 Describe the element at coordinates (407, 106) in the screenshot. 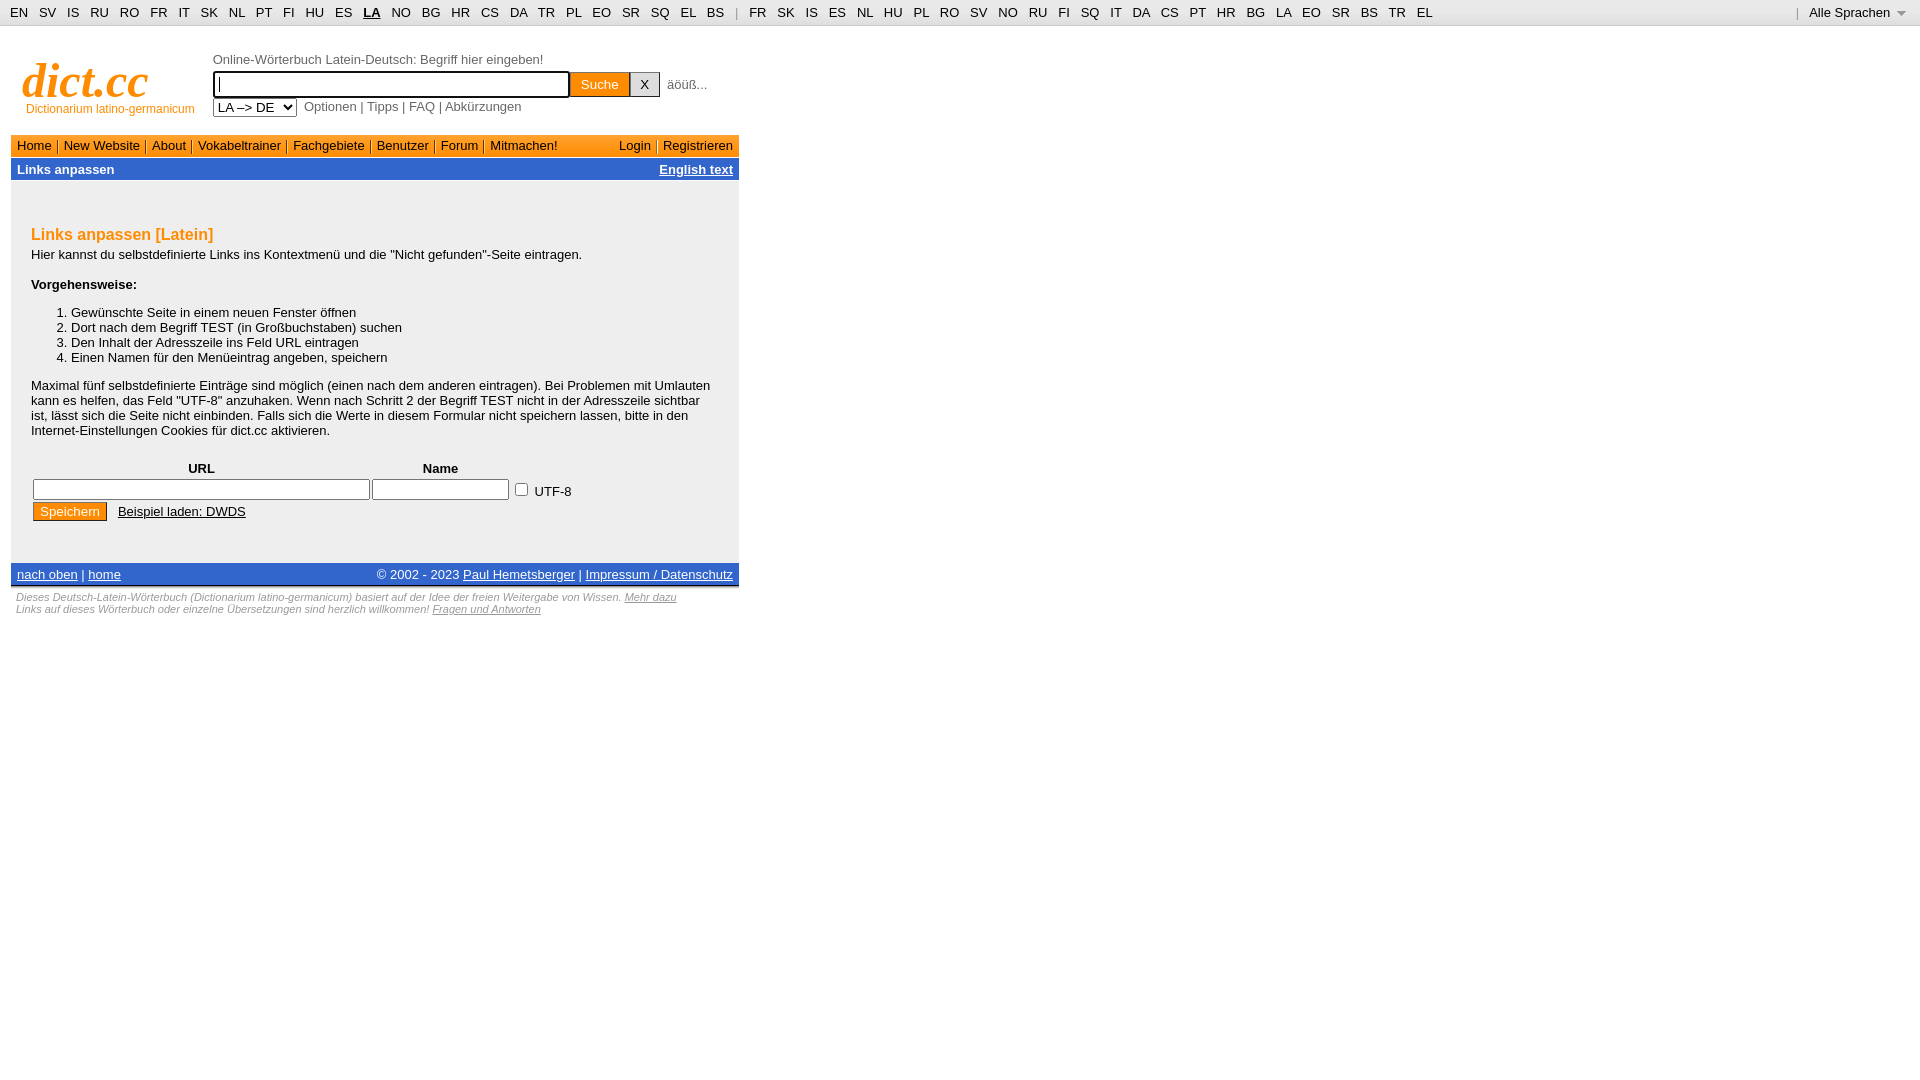

I see `'FAQ'` at that location.